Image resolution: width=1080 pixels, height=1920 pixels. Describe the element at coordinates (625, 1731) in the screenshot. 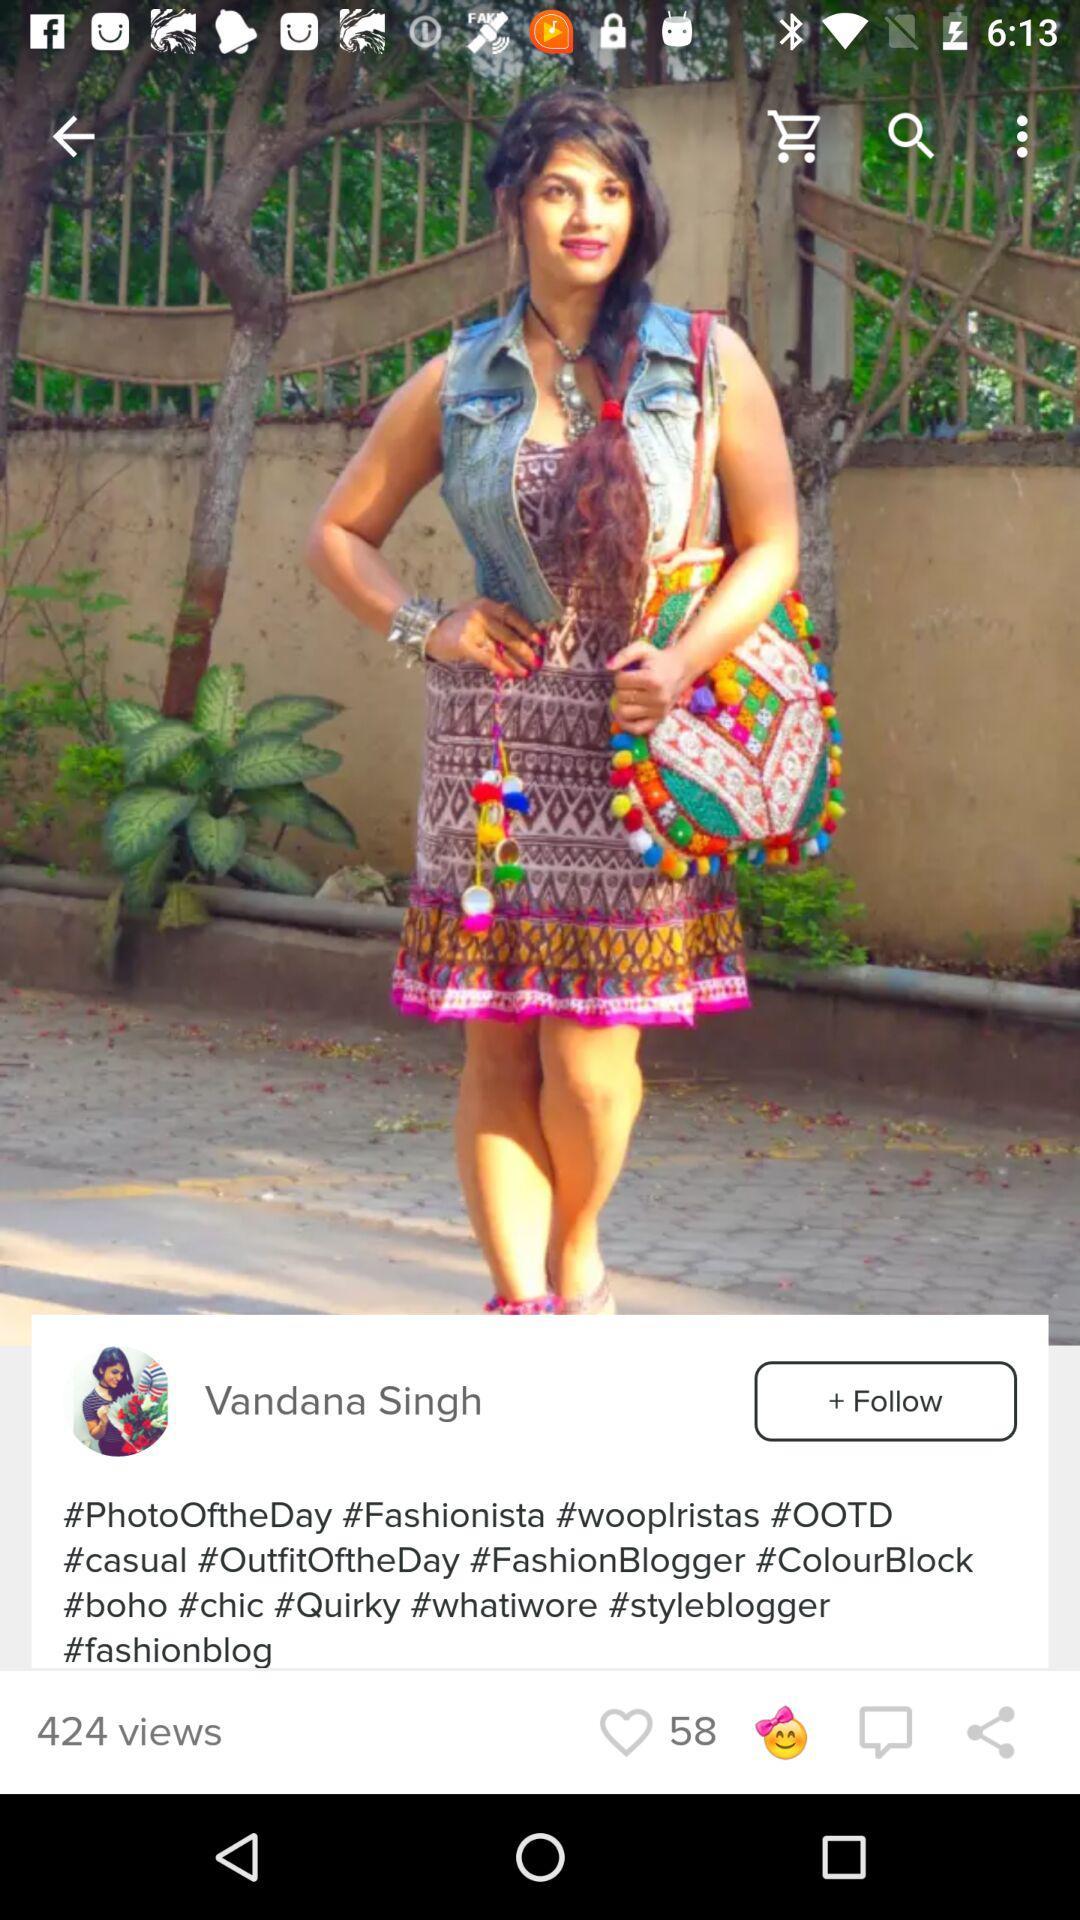

I see `favorite` at that location.